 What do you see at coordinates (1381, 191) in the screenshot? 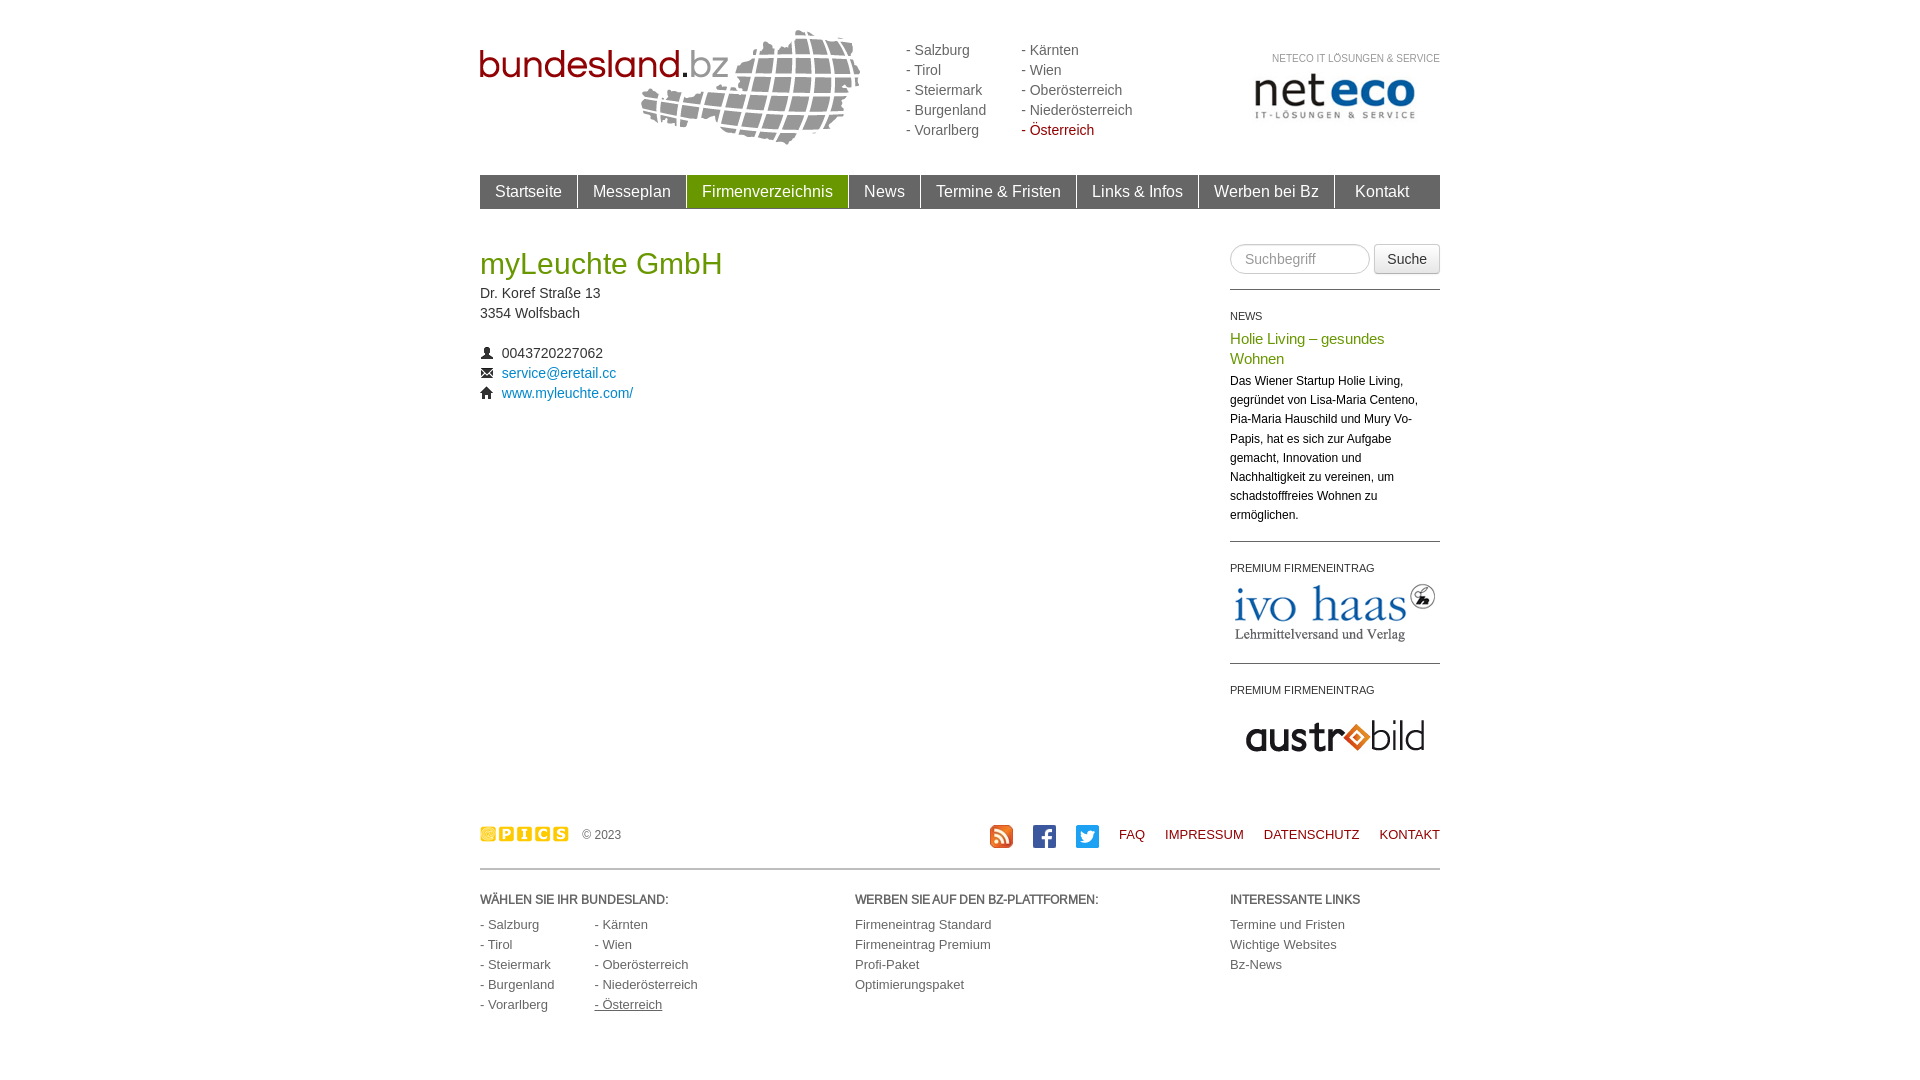
I see `'Kontakt'` at bounding box center [1381, 191].